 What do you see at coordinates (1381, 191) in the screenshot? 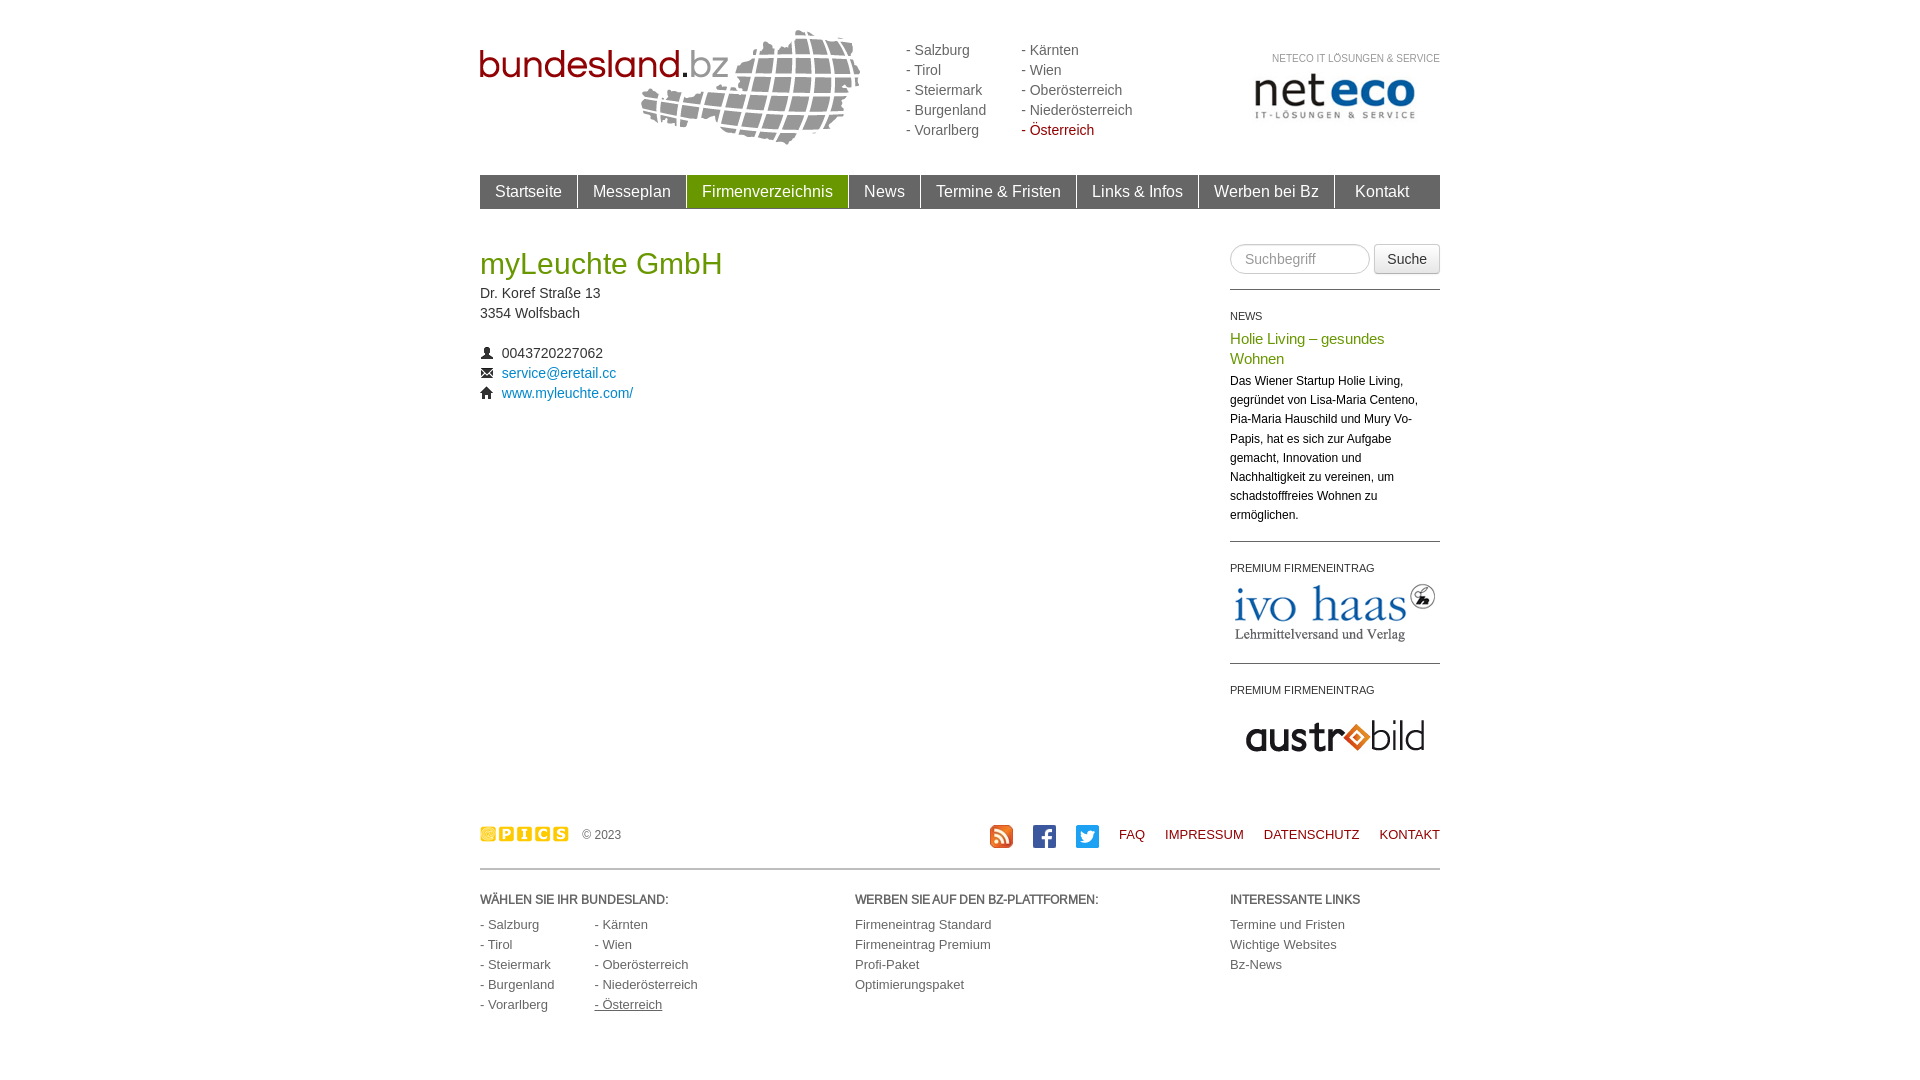
I see `'Kontakt'` at bounding box center [1381, 191].